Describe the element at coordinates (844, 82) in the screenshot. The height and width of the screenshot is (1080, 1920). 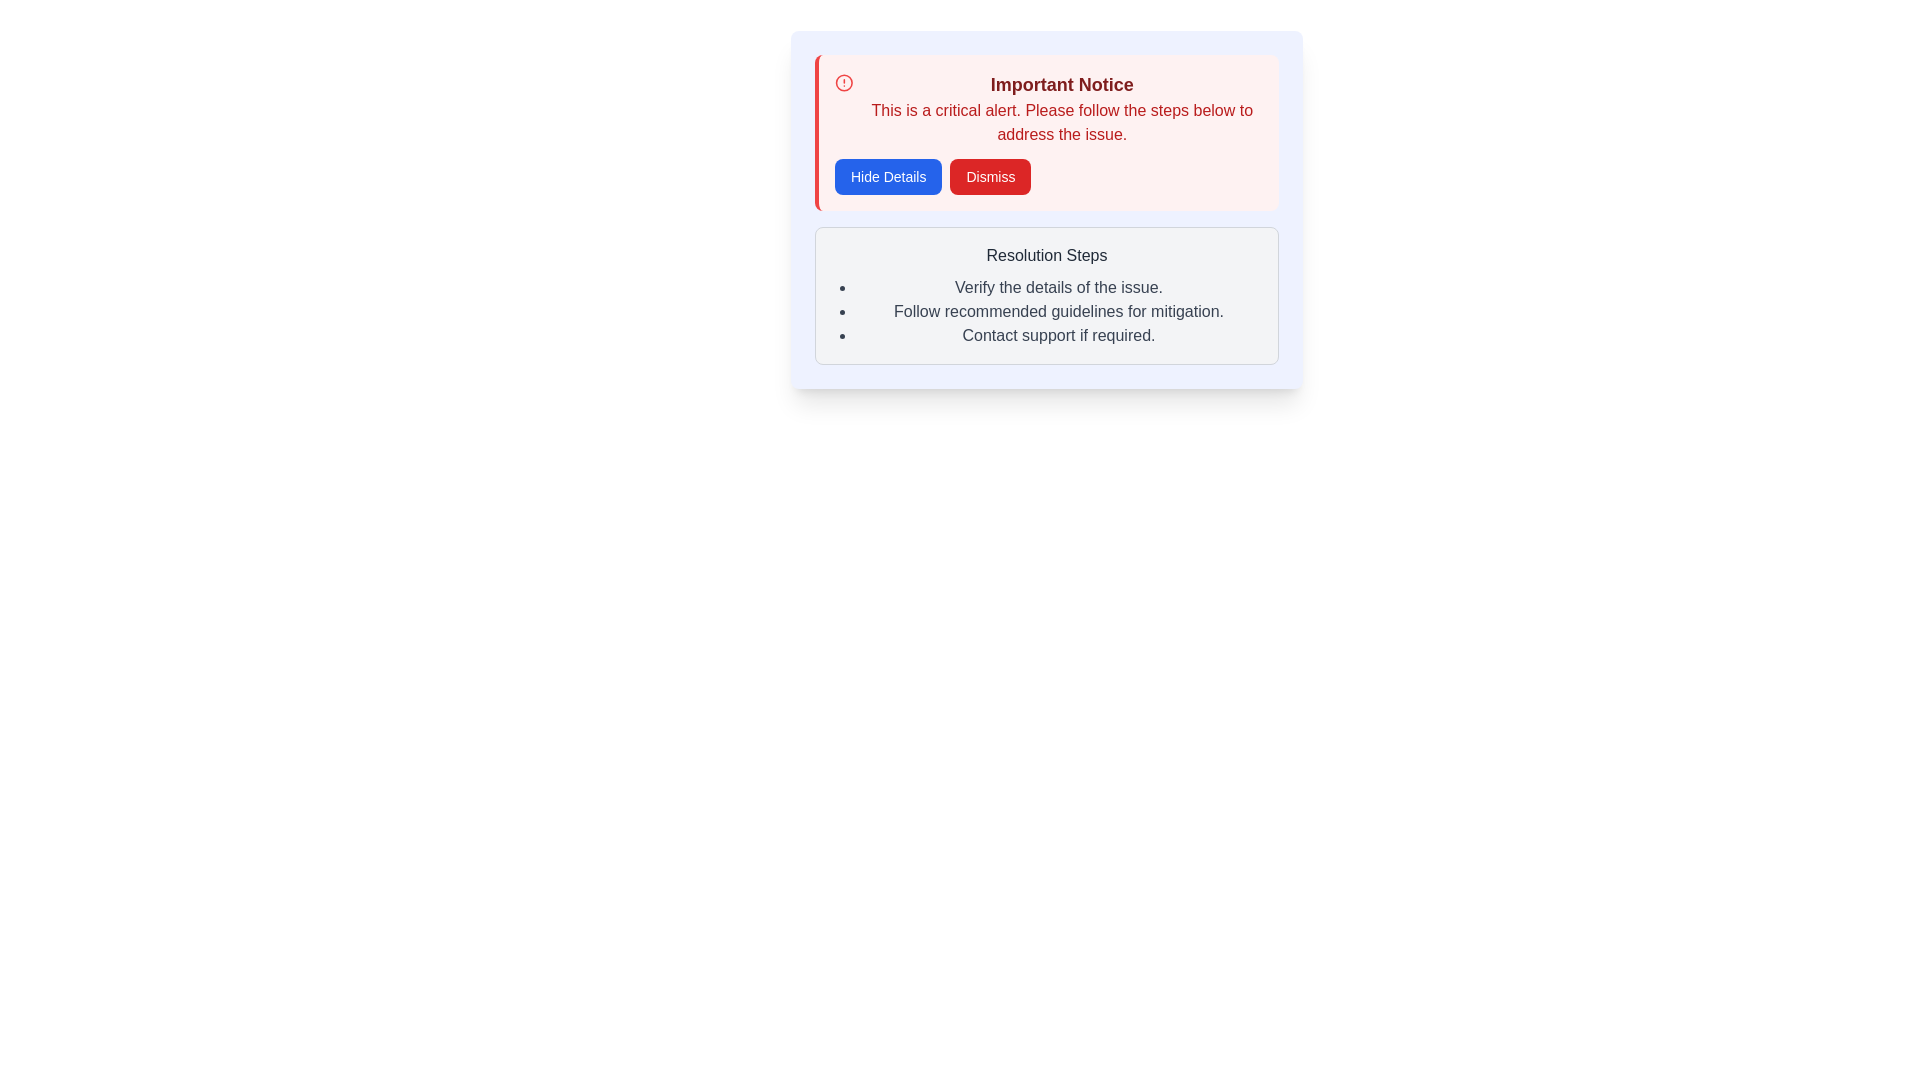
I see `the outermost stroke circle of the warning symbol, which serves as a visual component for the alert message` at that location.